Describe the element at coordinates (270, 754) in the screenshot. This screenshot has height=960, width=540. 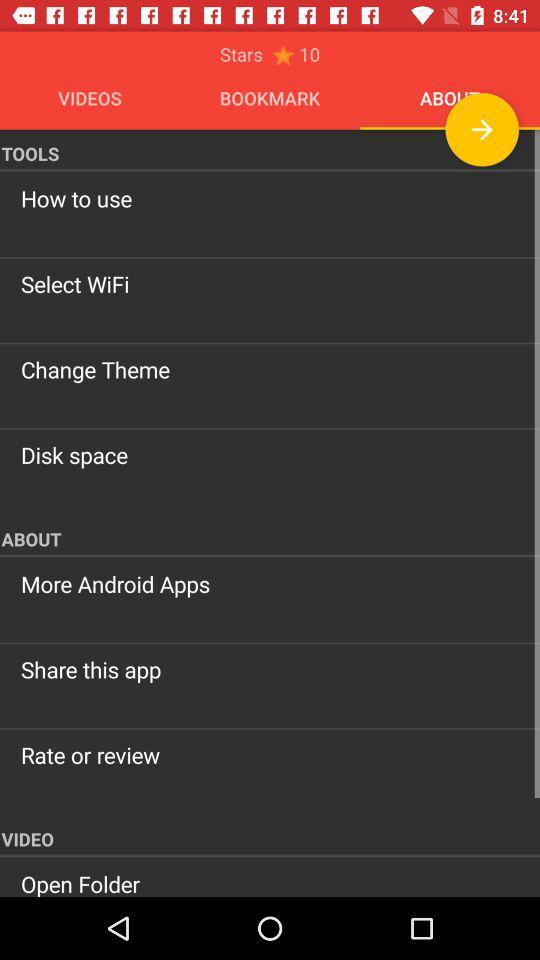
I see `rate or review icon` at that location.